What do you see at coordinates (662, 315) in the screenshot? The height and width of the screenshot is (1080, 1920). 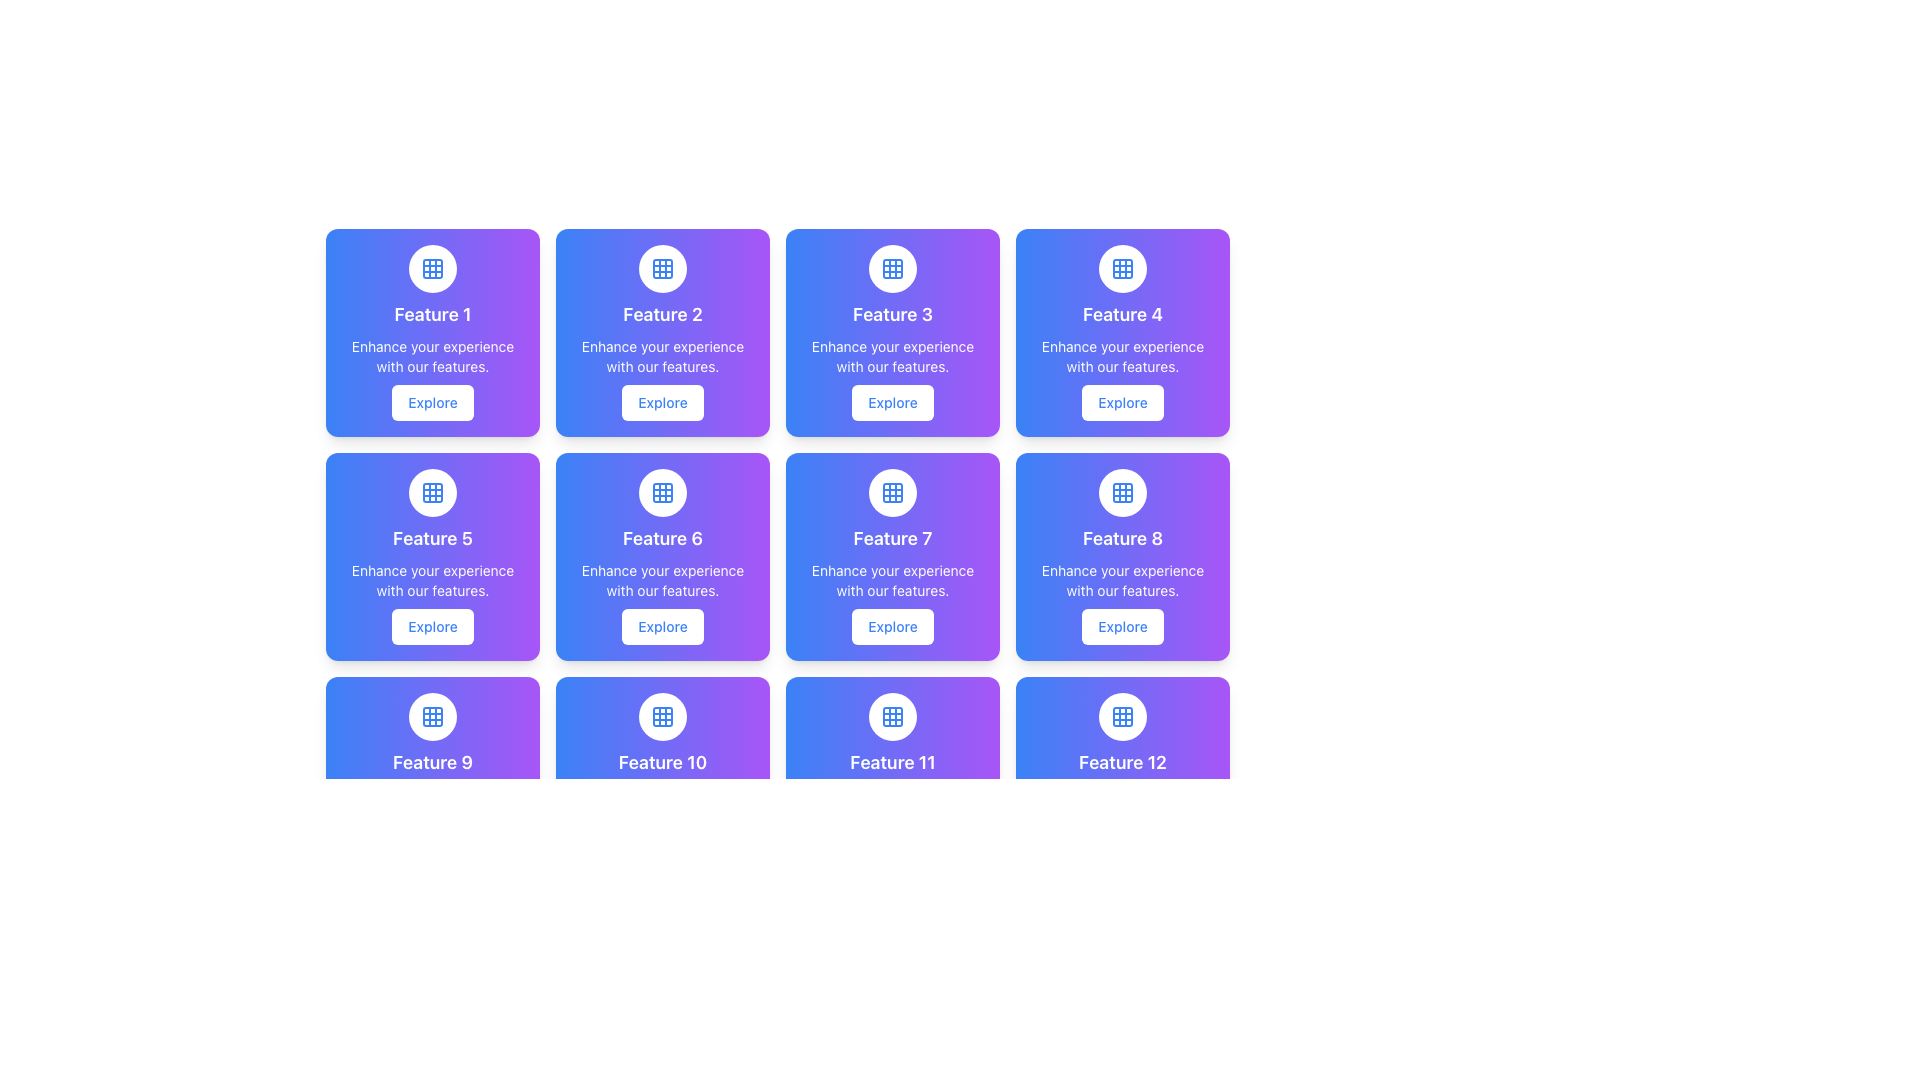 I see `the Text Label that identifies the feature represented by the second card in the first row of the grid layout` at bounding box center [662, 315].